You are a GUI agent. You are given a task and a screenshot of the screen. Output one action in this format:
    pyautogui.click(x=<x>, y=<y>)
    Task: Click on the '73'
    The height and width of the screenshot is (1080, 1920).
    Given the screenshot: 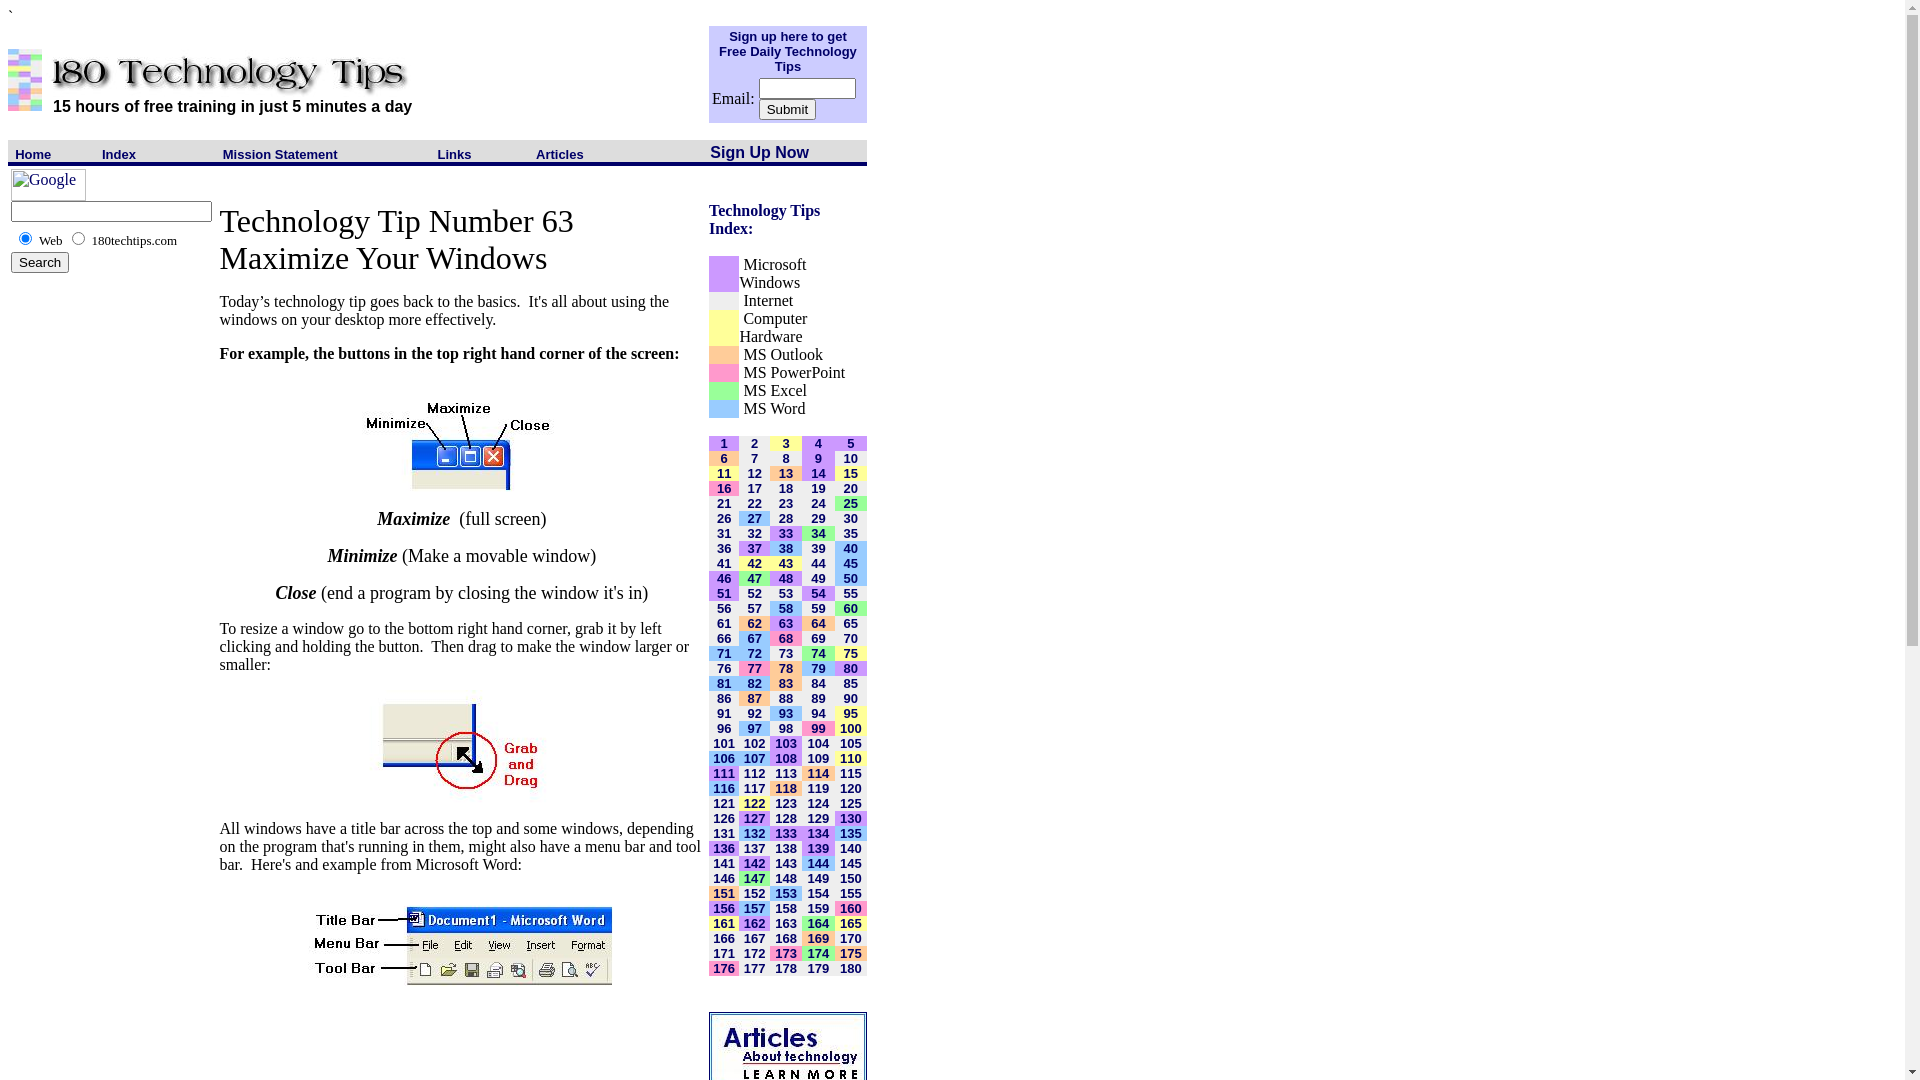 What is the action you would take?
    pyautogui.click(x=785, y=653)
    